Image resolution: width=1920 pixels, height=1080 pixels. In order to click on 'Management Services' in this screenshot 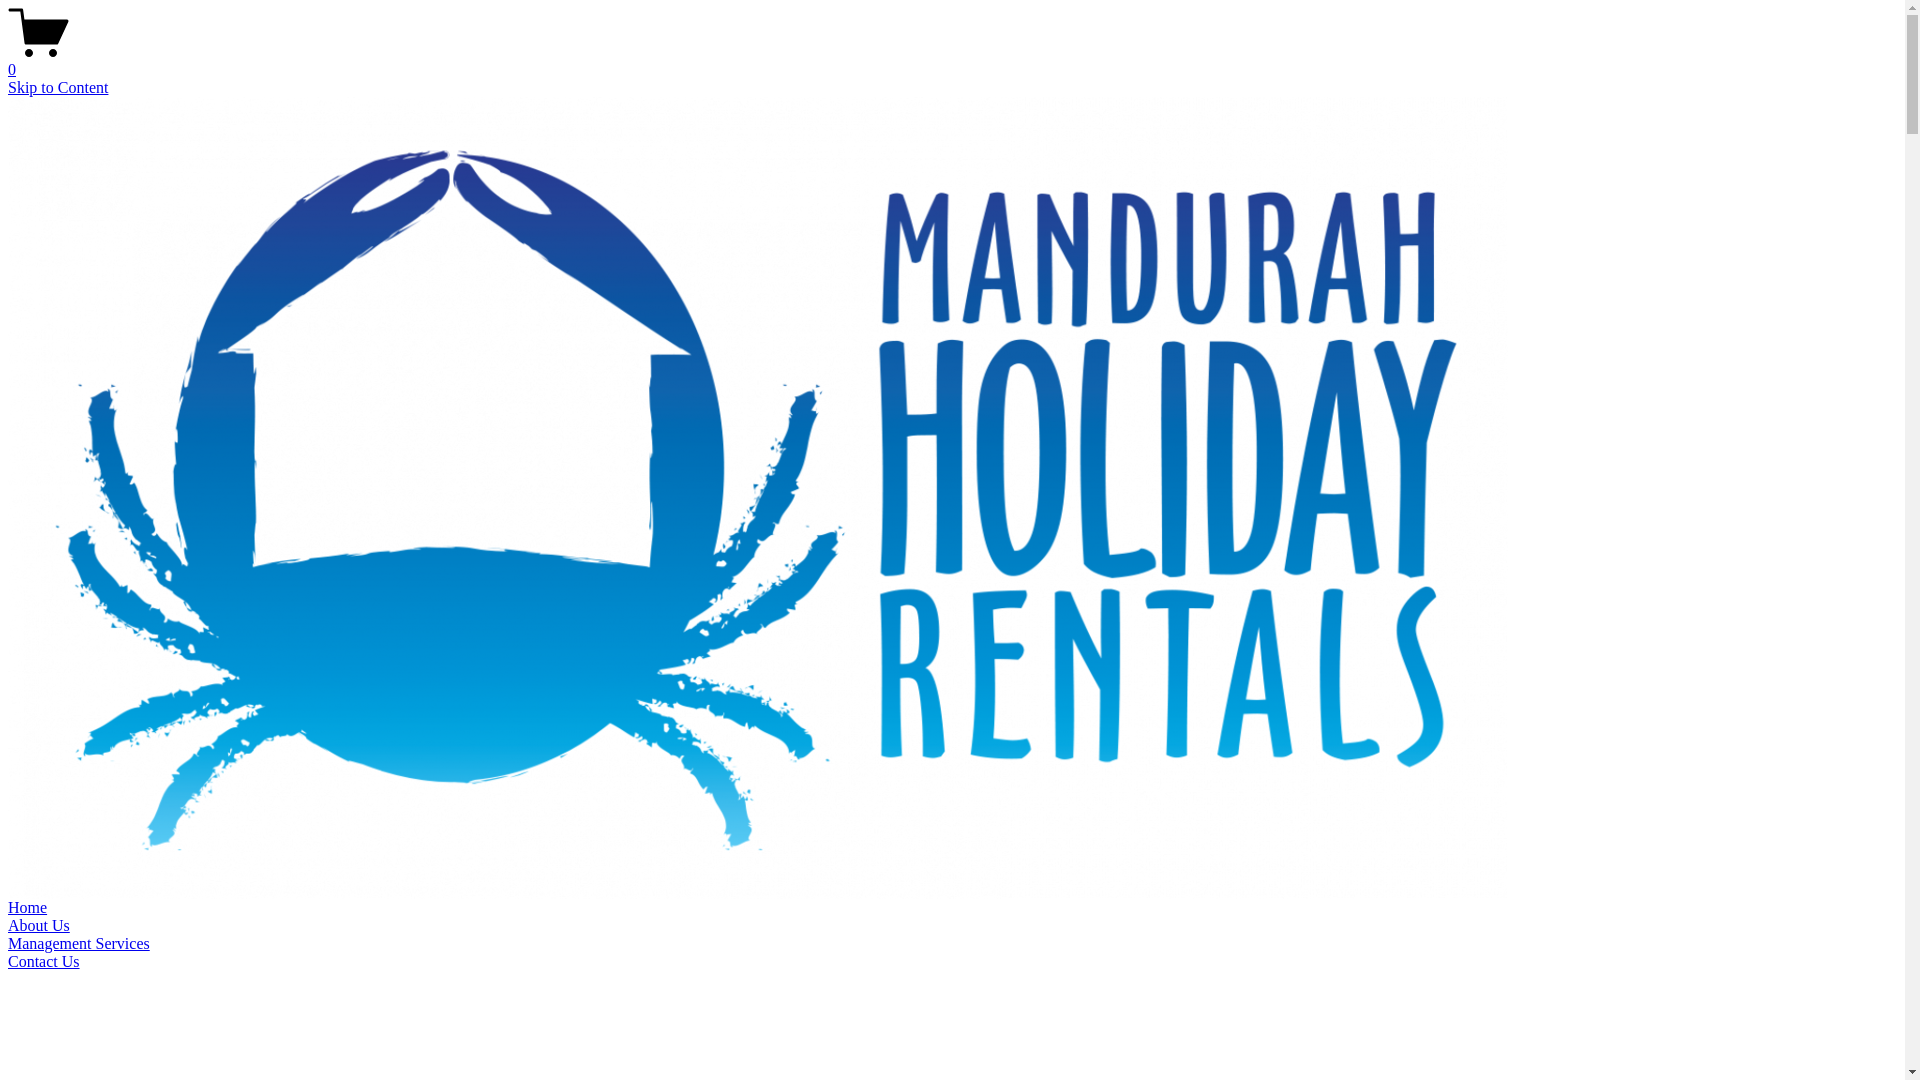, I will do `click(78, 943)`.